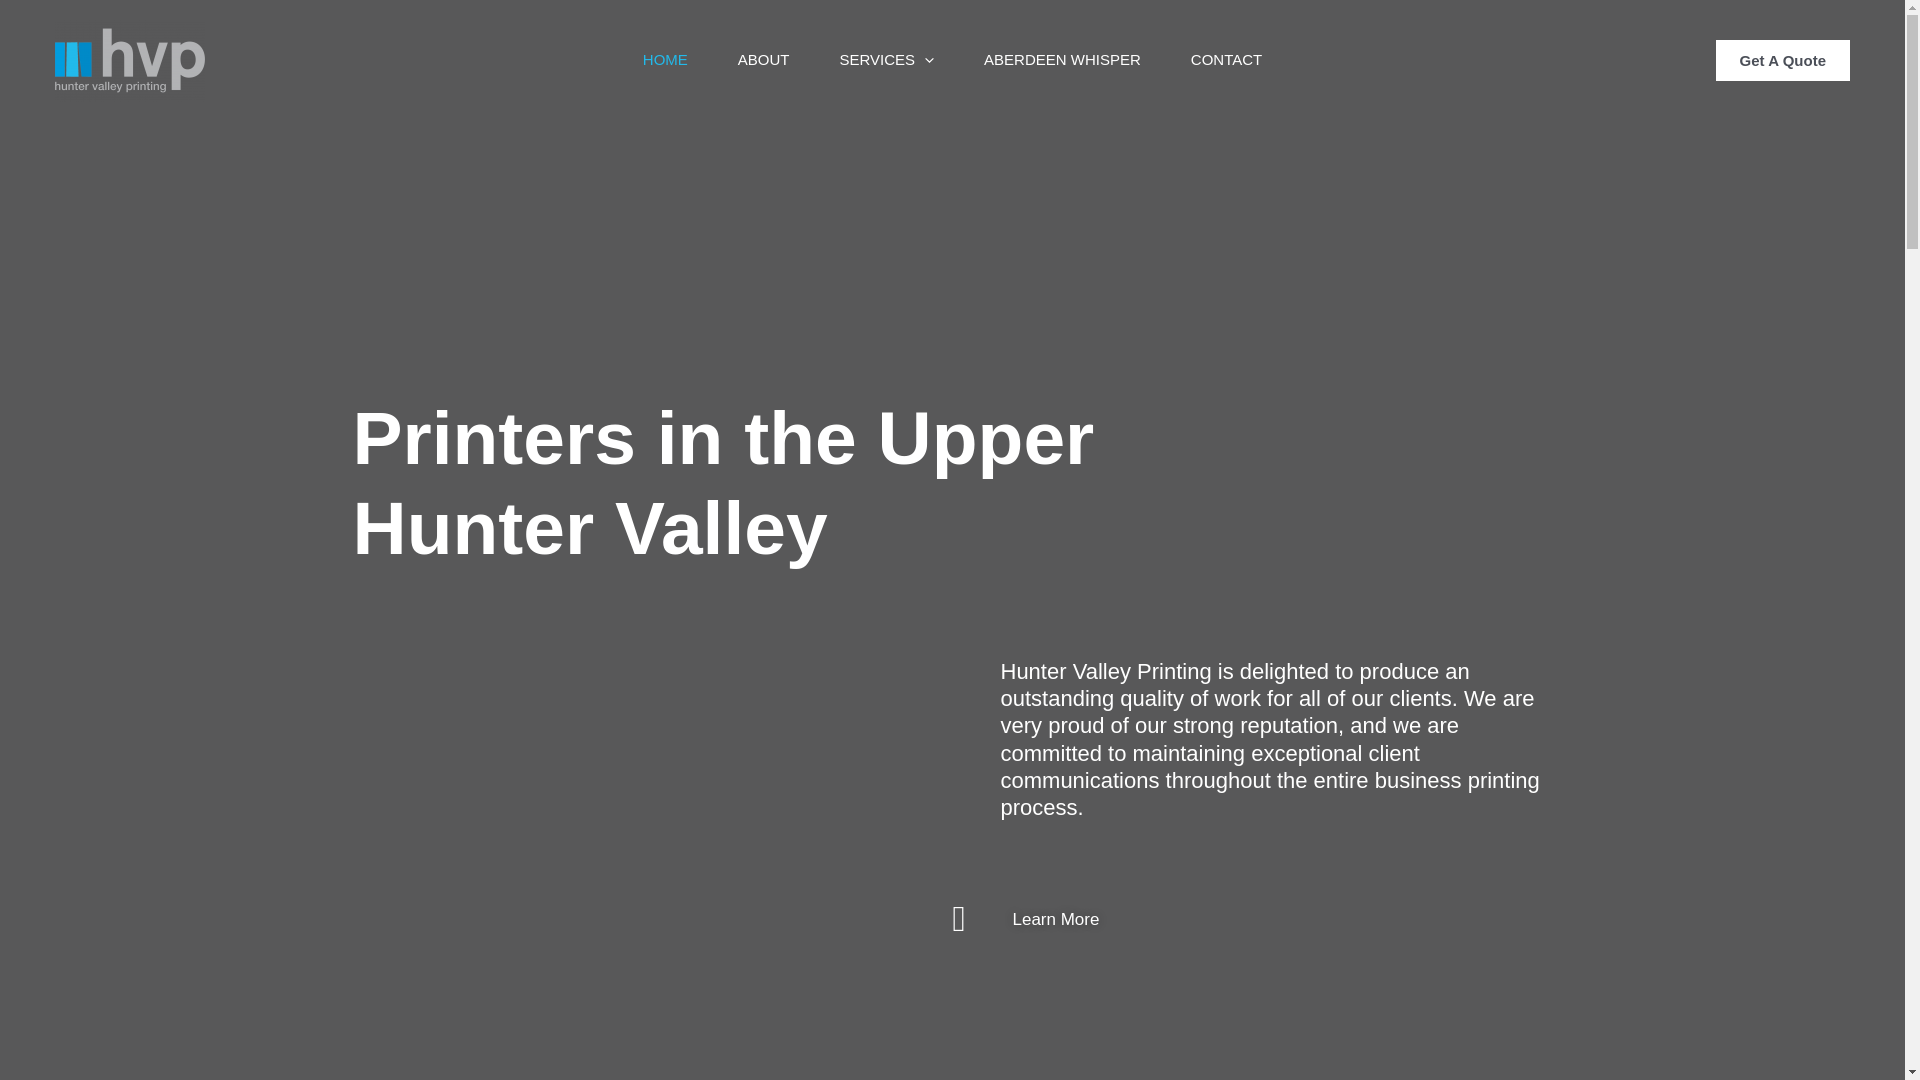 This screenshot has height=1080, width=1920. What do you see at coordinates (665, 59) in the screenshot?
I see `'HOME'` at bounding box center [665, 59].